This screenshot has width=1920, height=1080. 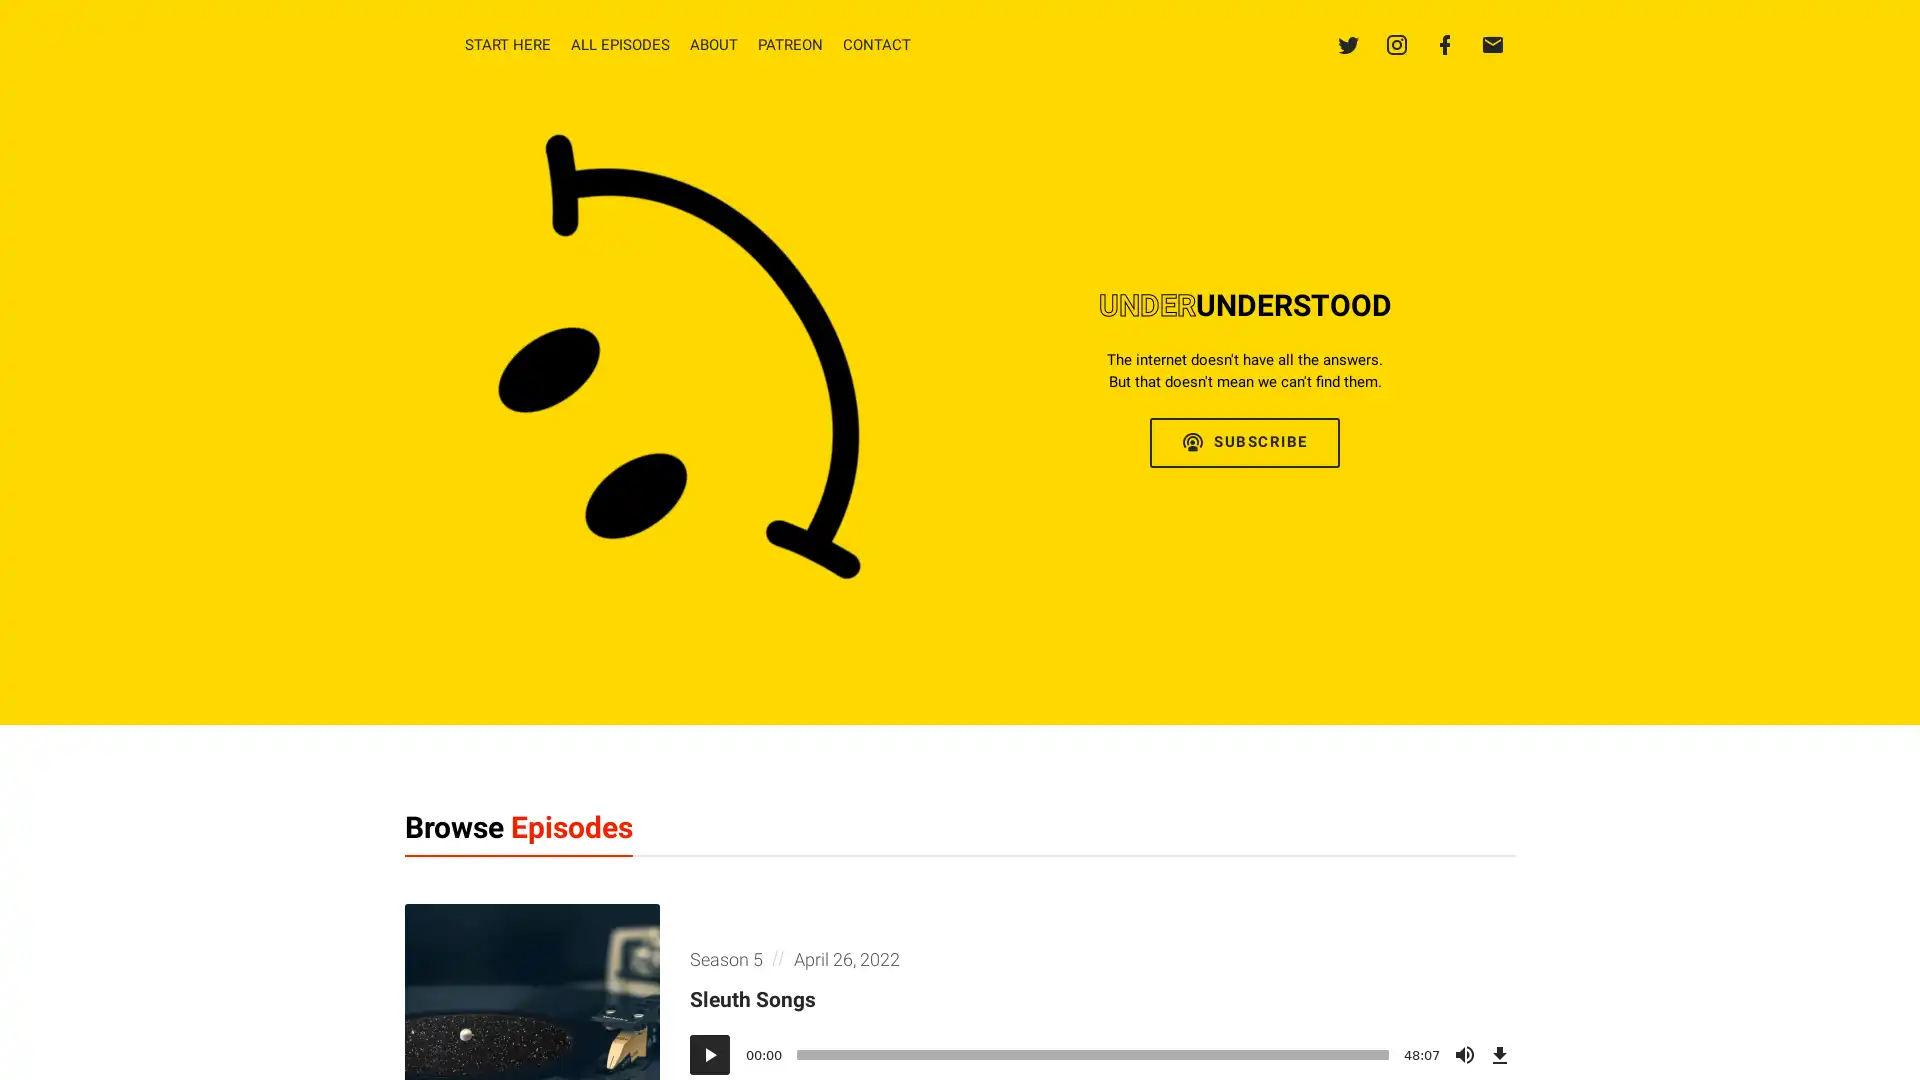 What do you see at coordinates (1464, 1052) in the screenshot?
I see `Mute` at bounding box center [1464, 1052].